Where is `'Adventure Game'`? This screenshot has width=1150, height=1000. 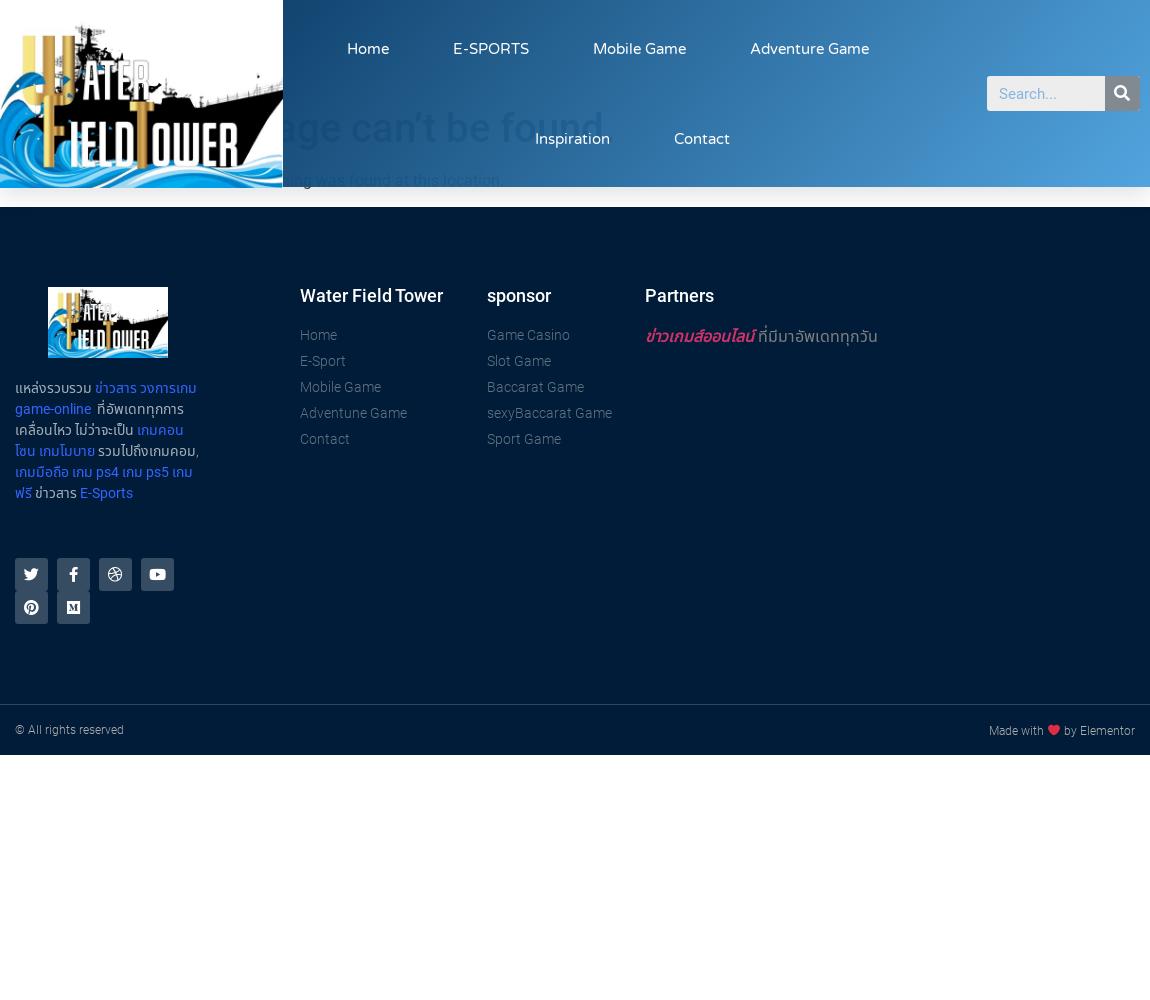 'Adventure Game' is located at coordinates (807, 48).